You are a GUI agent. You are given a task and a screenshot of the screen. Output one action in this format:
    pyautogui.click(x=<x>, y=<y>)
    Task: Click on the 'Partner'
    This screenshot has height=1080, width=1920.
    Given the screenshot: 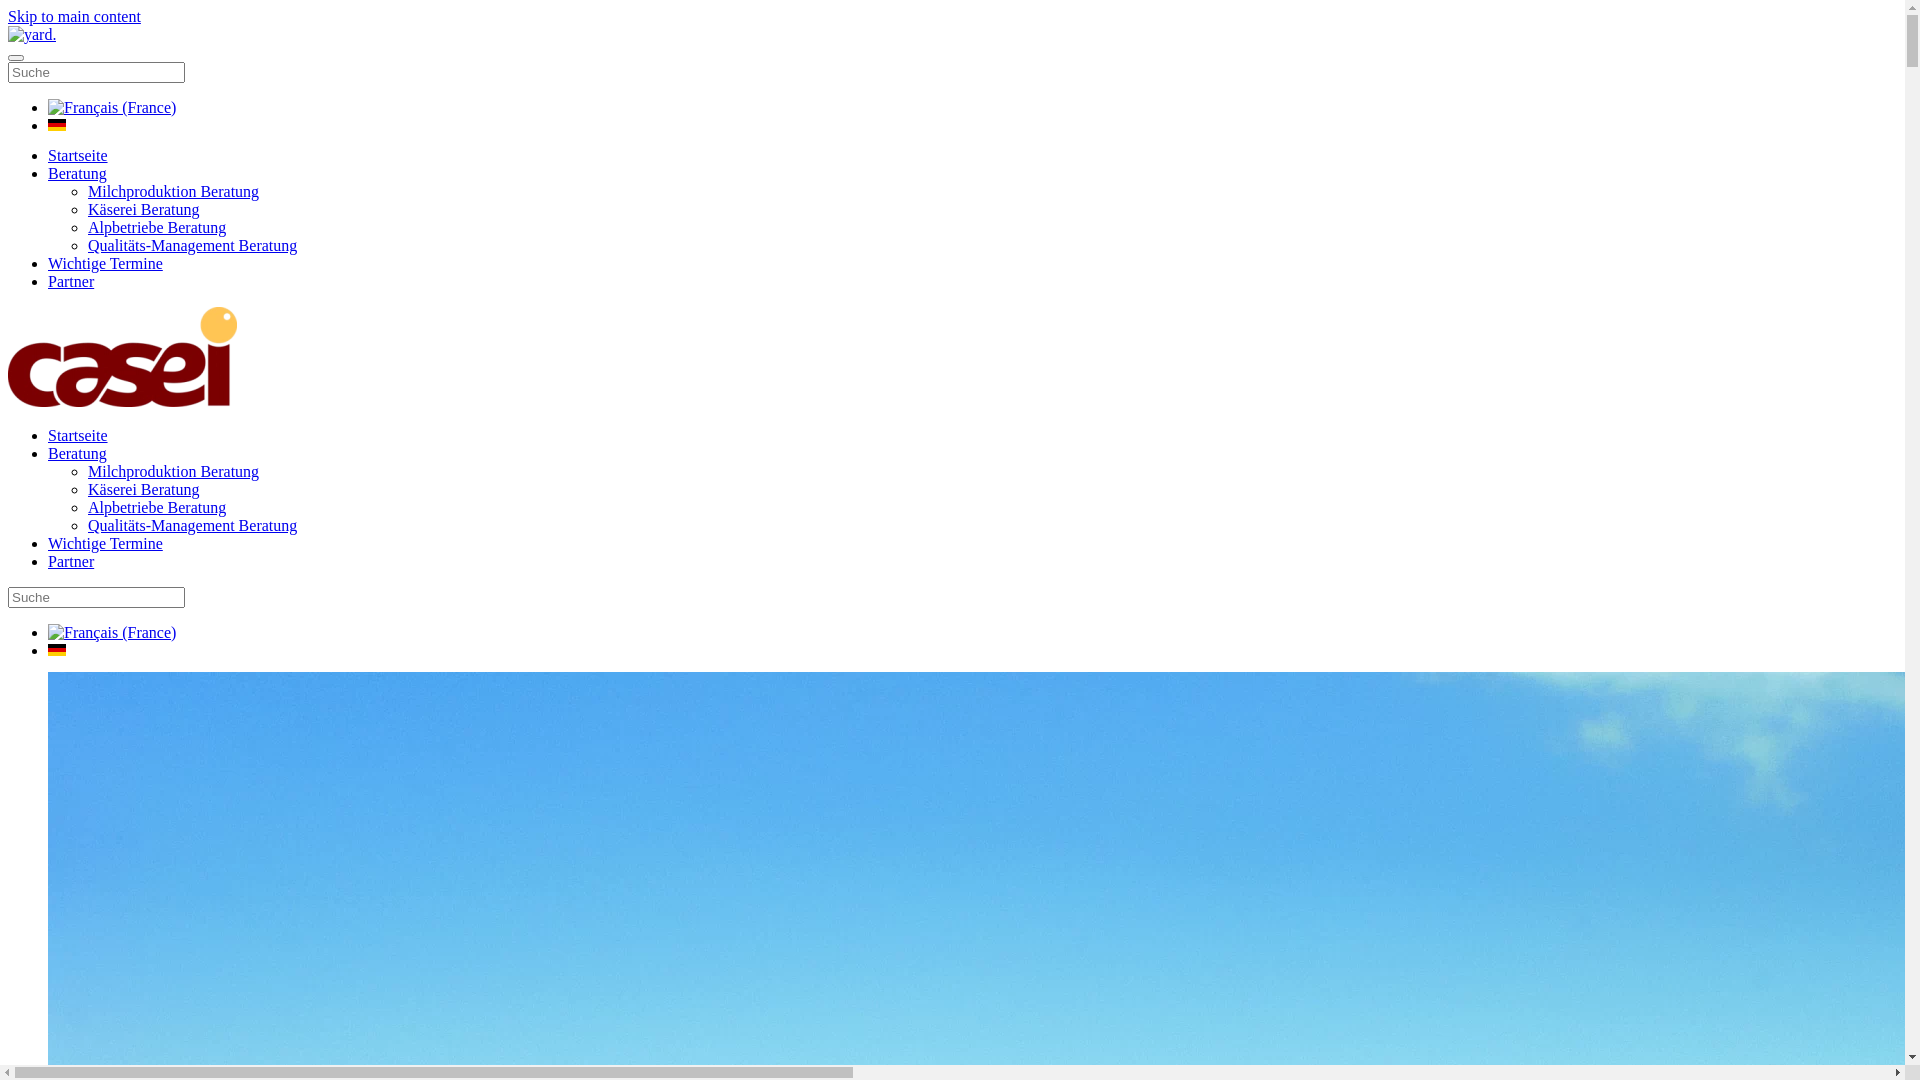 What is the action you would take?
    pyautogui.click(x=71, y=281)
    